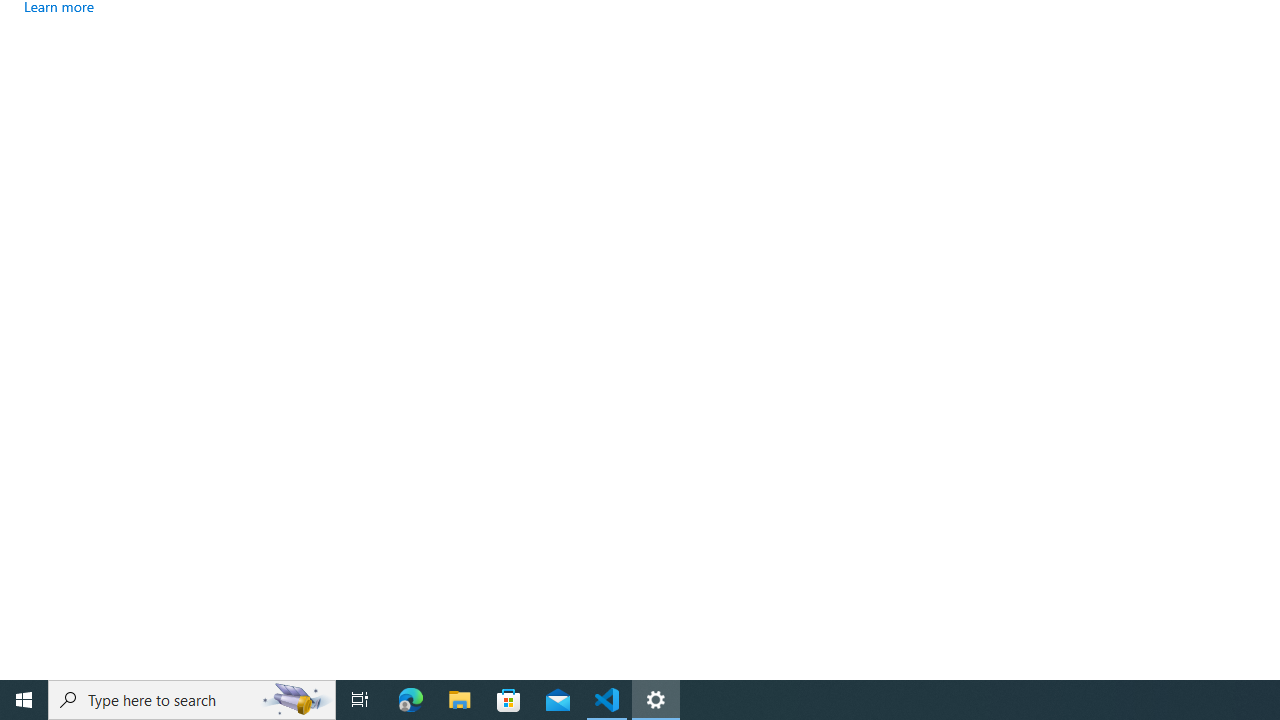 The height and width of the screenshot is (720, 1280). What do you see at coordinates (294, 698) in the screenshot?
I see `'Search highlights icon opens search home window'` at bounding box center [294, 698].